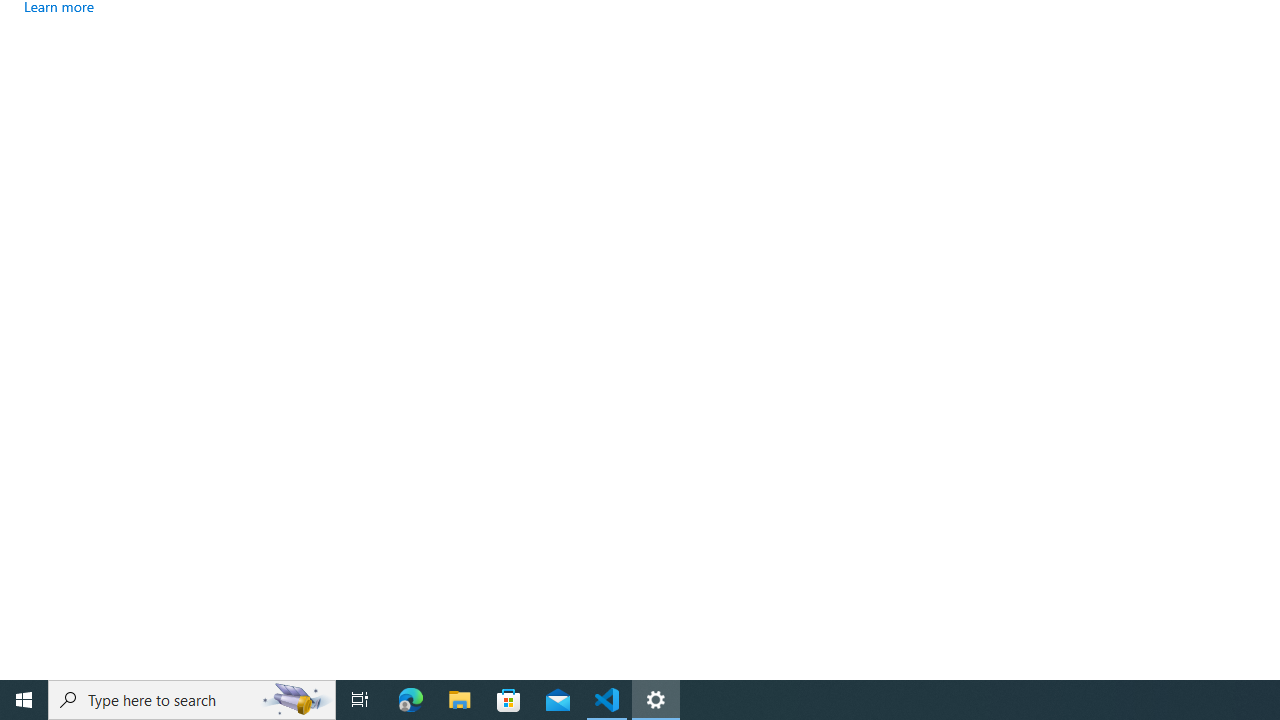 The height and width of the screenshot is (720, 1280). What do you see at coordinates (294, 698) in the screenshot?
I see `'Search highlights icon opens search home window'` at bounding box center [294, 698].